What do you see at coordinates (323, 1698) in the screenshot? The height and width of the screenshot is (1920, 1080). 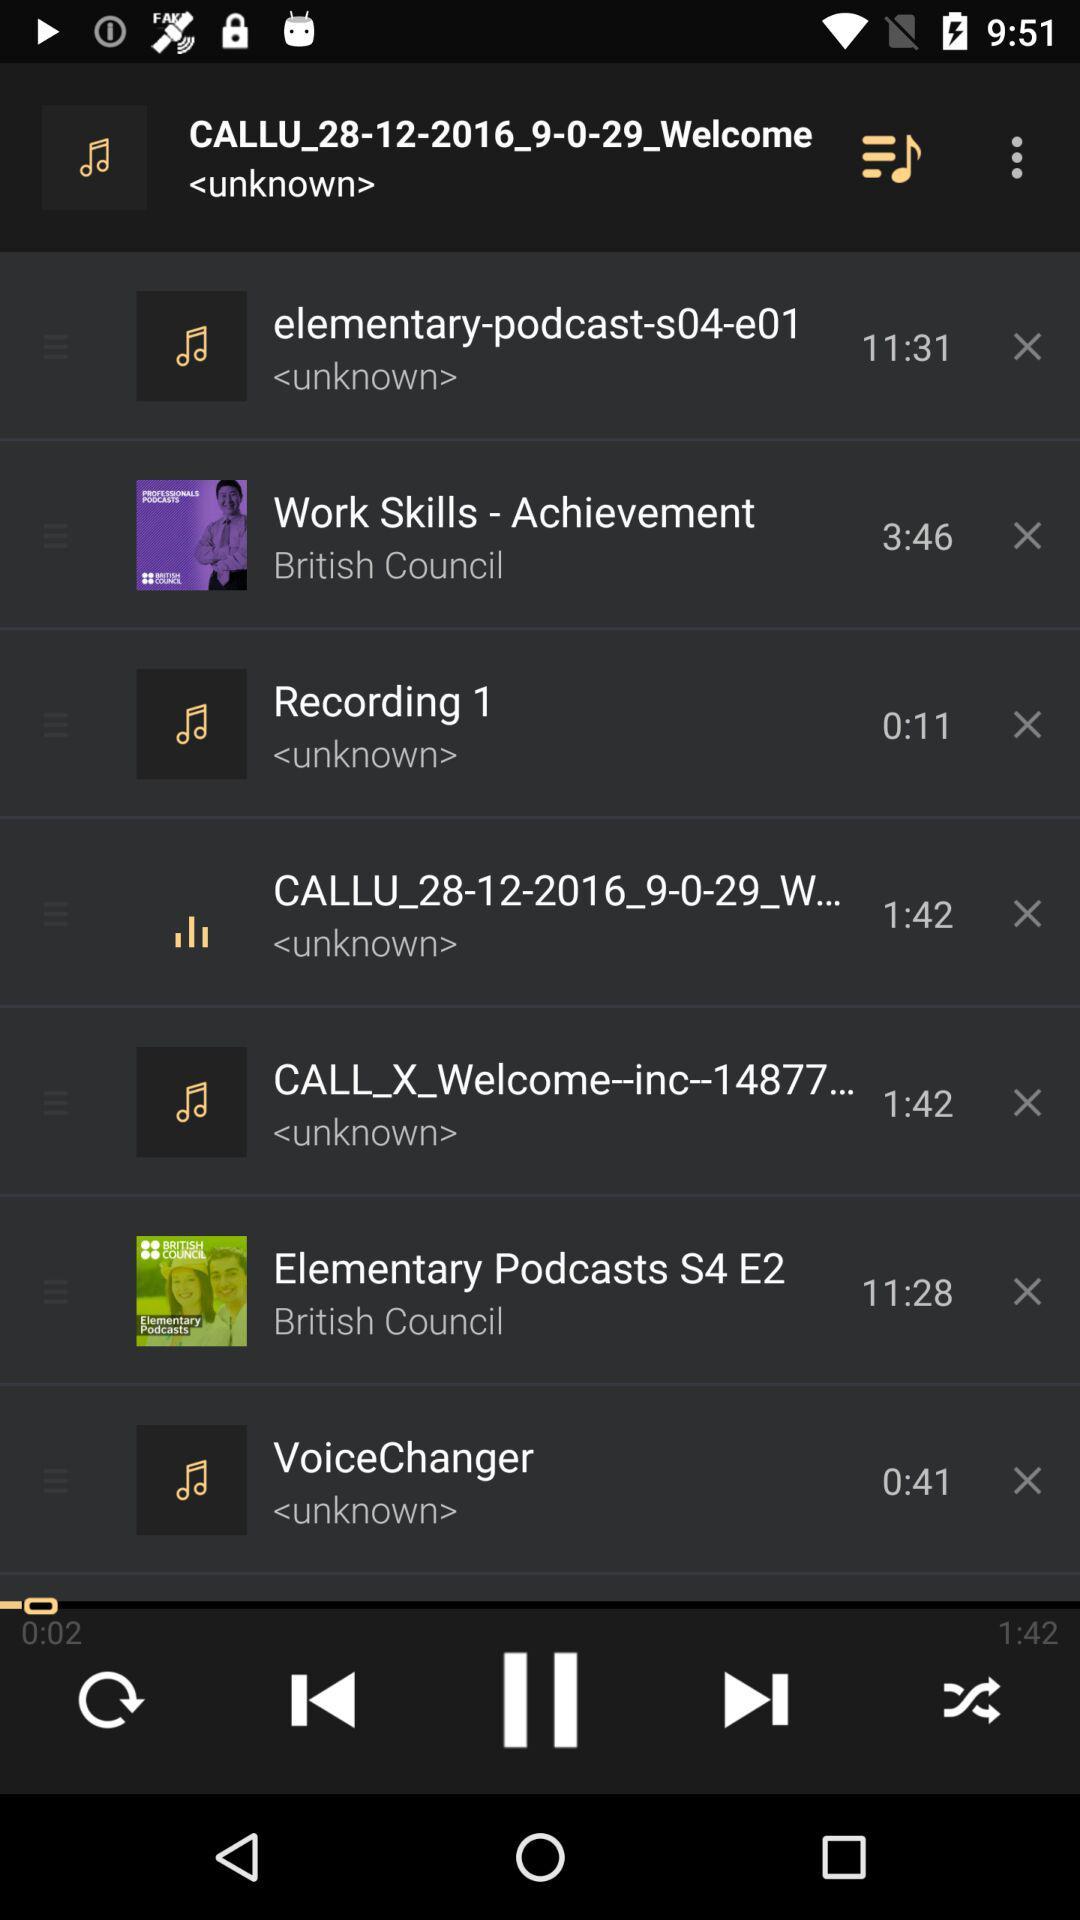 I see `the skip_previous icon` at bounding box center [323, 1698].